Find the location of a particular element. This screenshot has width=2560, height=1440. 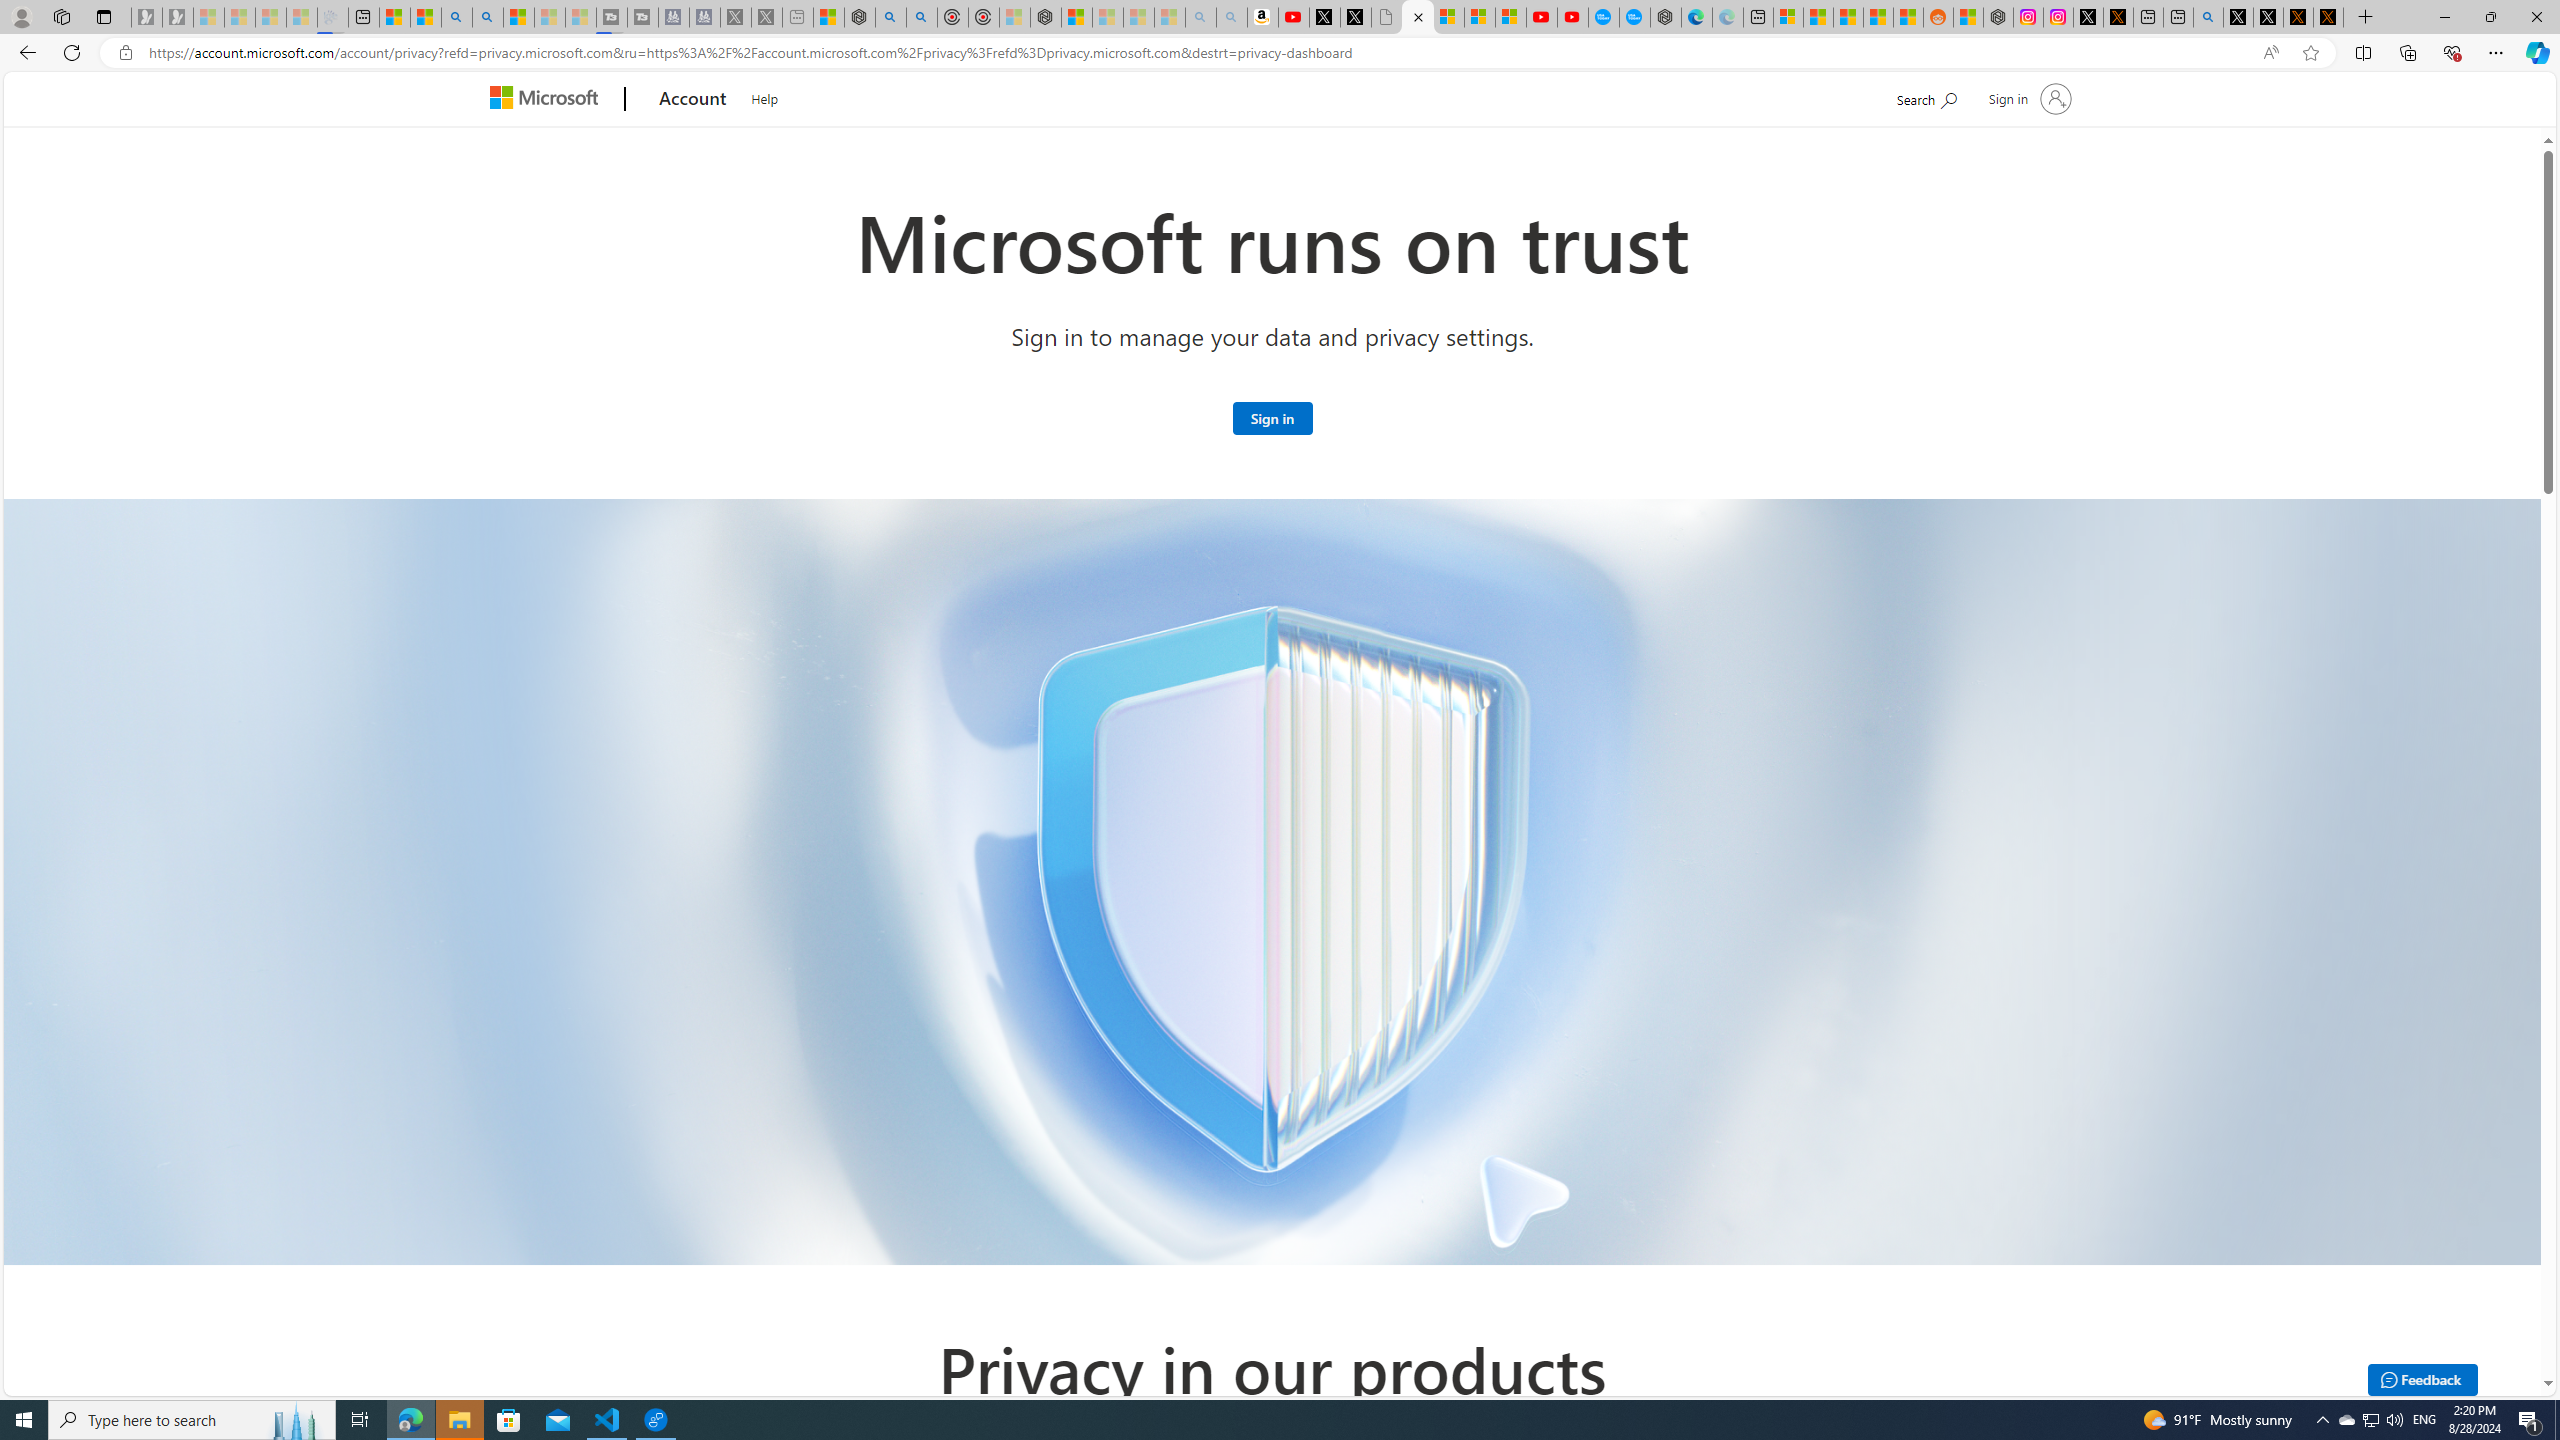

'Microsoft account | Microsoft Account Privacy Settings' is located at coordinates (1787, 16).